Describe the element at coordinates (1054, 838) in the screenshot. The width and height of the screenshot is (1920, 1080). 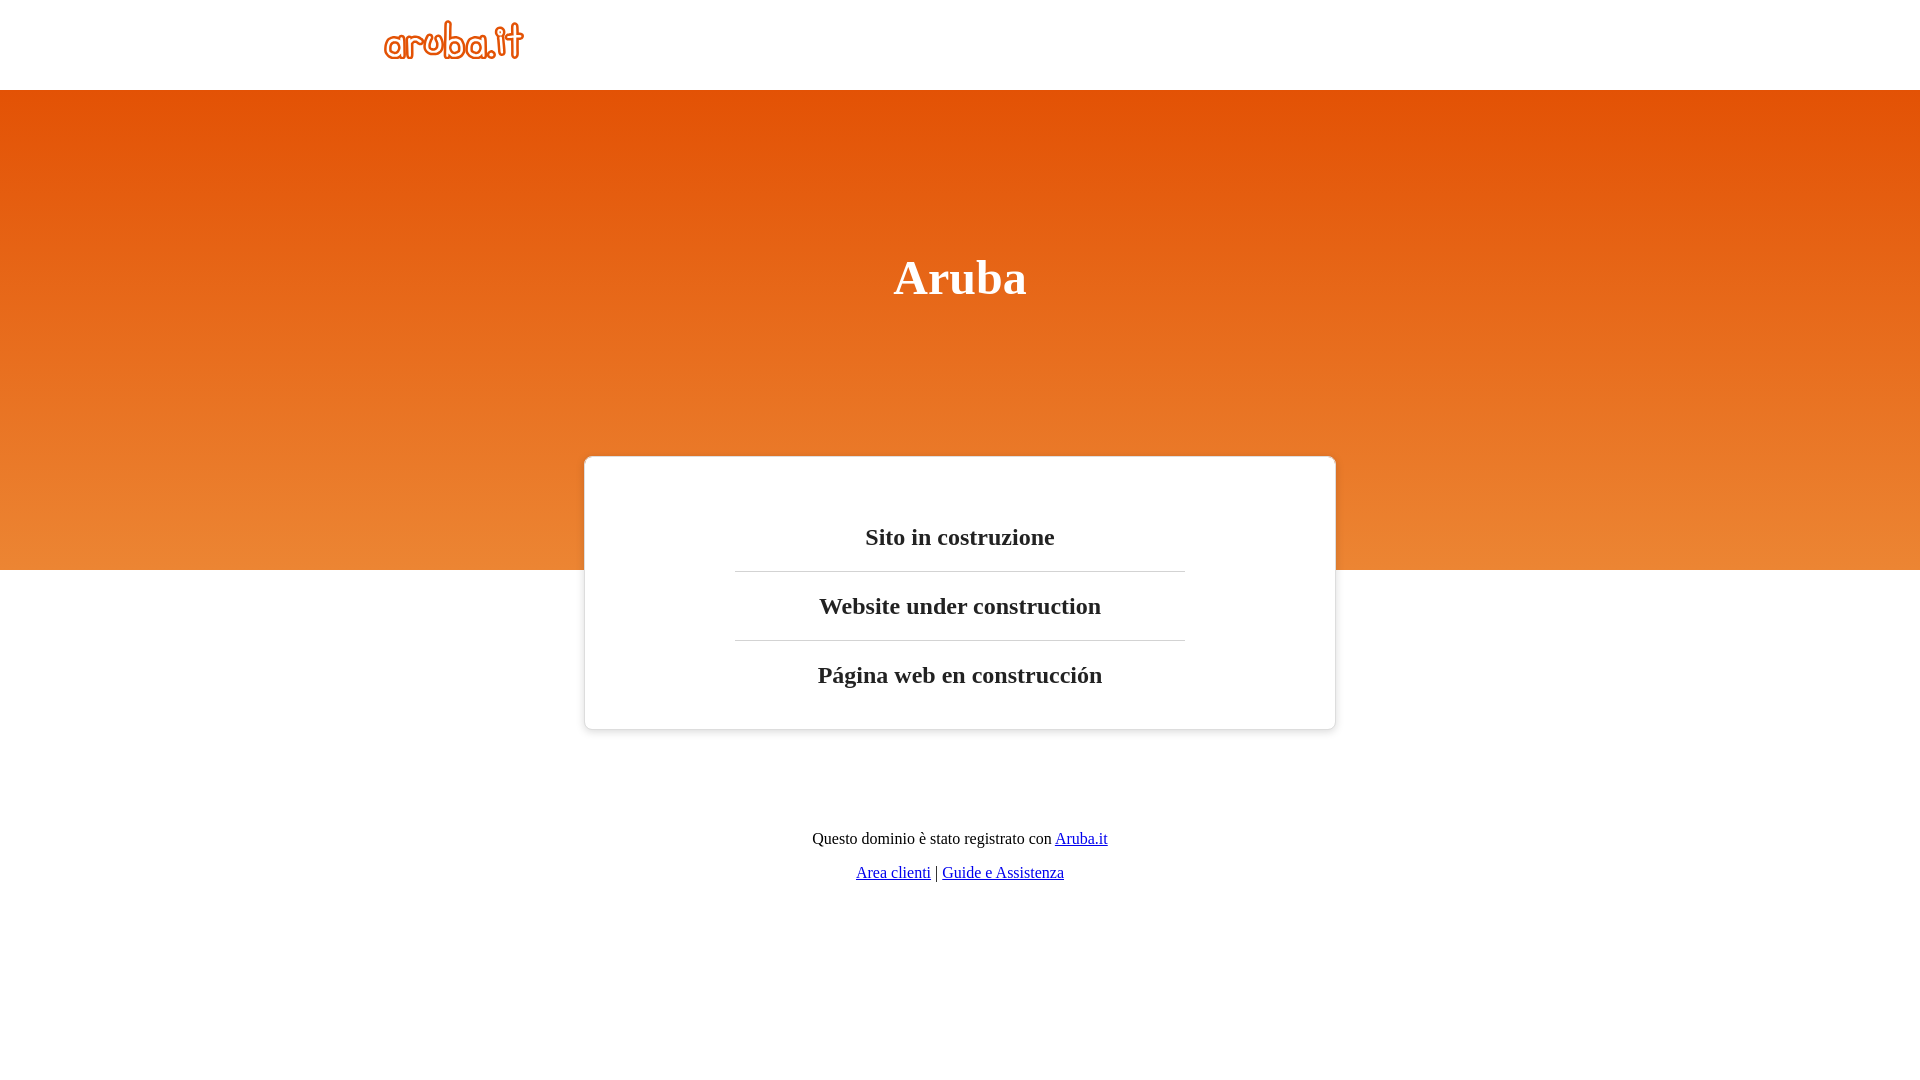
I see `'Aruba.it'` at that location.